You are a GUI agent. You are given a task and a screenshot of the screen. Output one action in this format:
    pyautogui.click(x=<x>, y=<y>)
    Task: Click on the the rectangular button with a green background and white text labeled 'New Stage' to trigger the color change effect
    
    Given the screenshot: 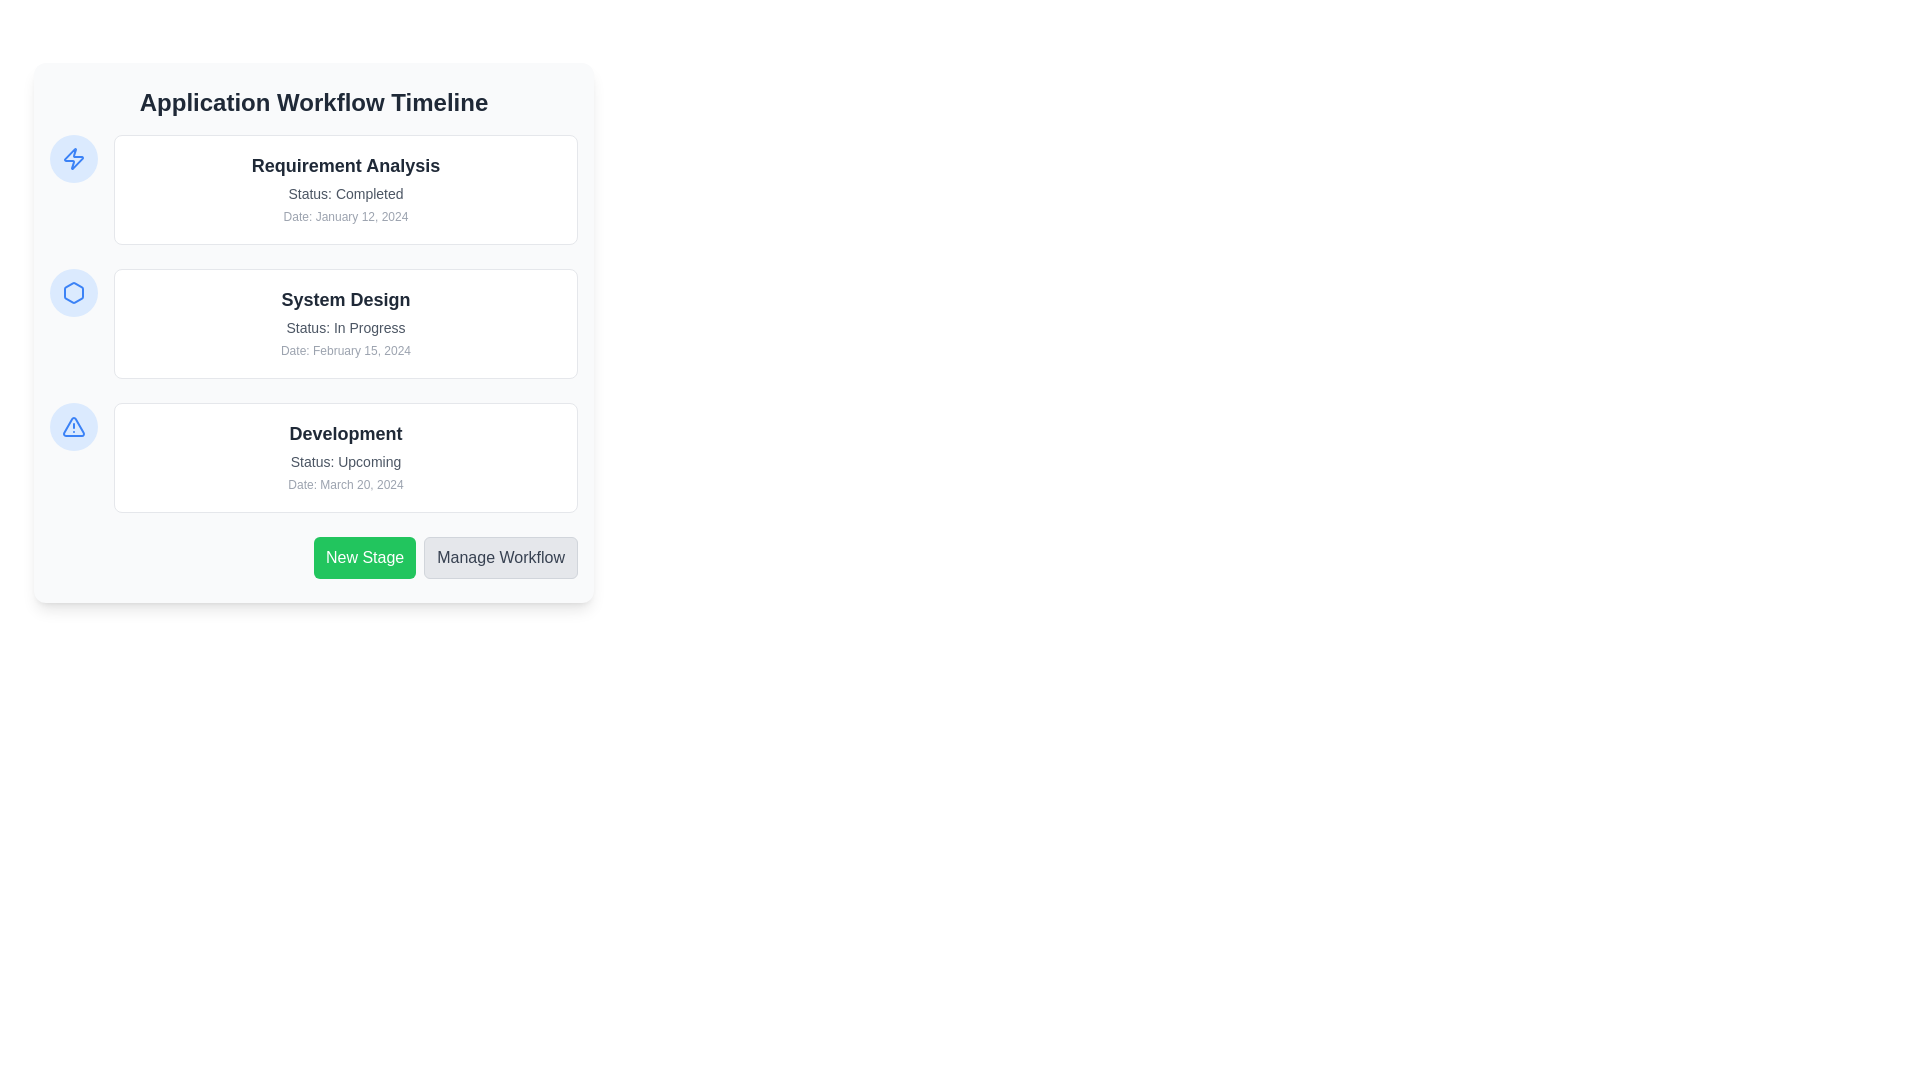 What is the action you would take?
    pyautogui.click(x=365, y=558)
    